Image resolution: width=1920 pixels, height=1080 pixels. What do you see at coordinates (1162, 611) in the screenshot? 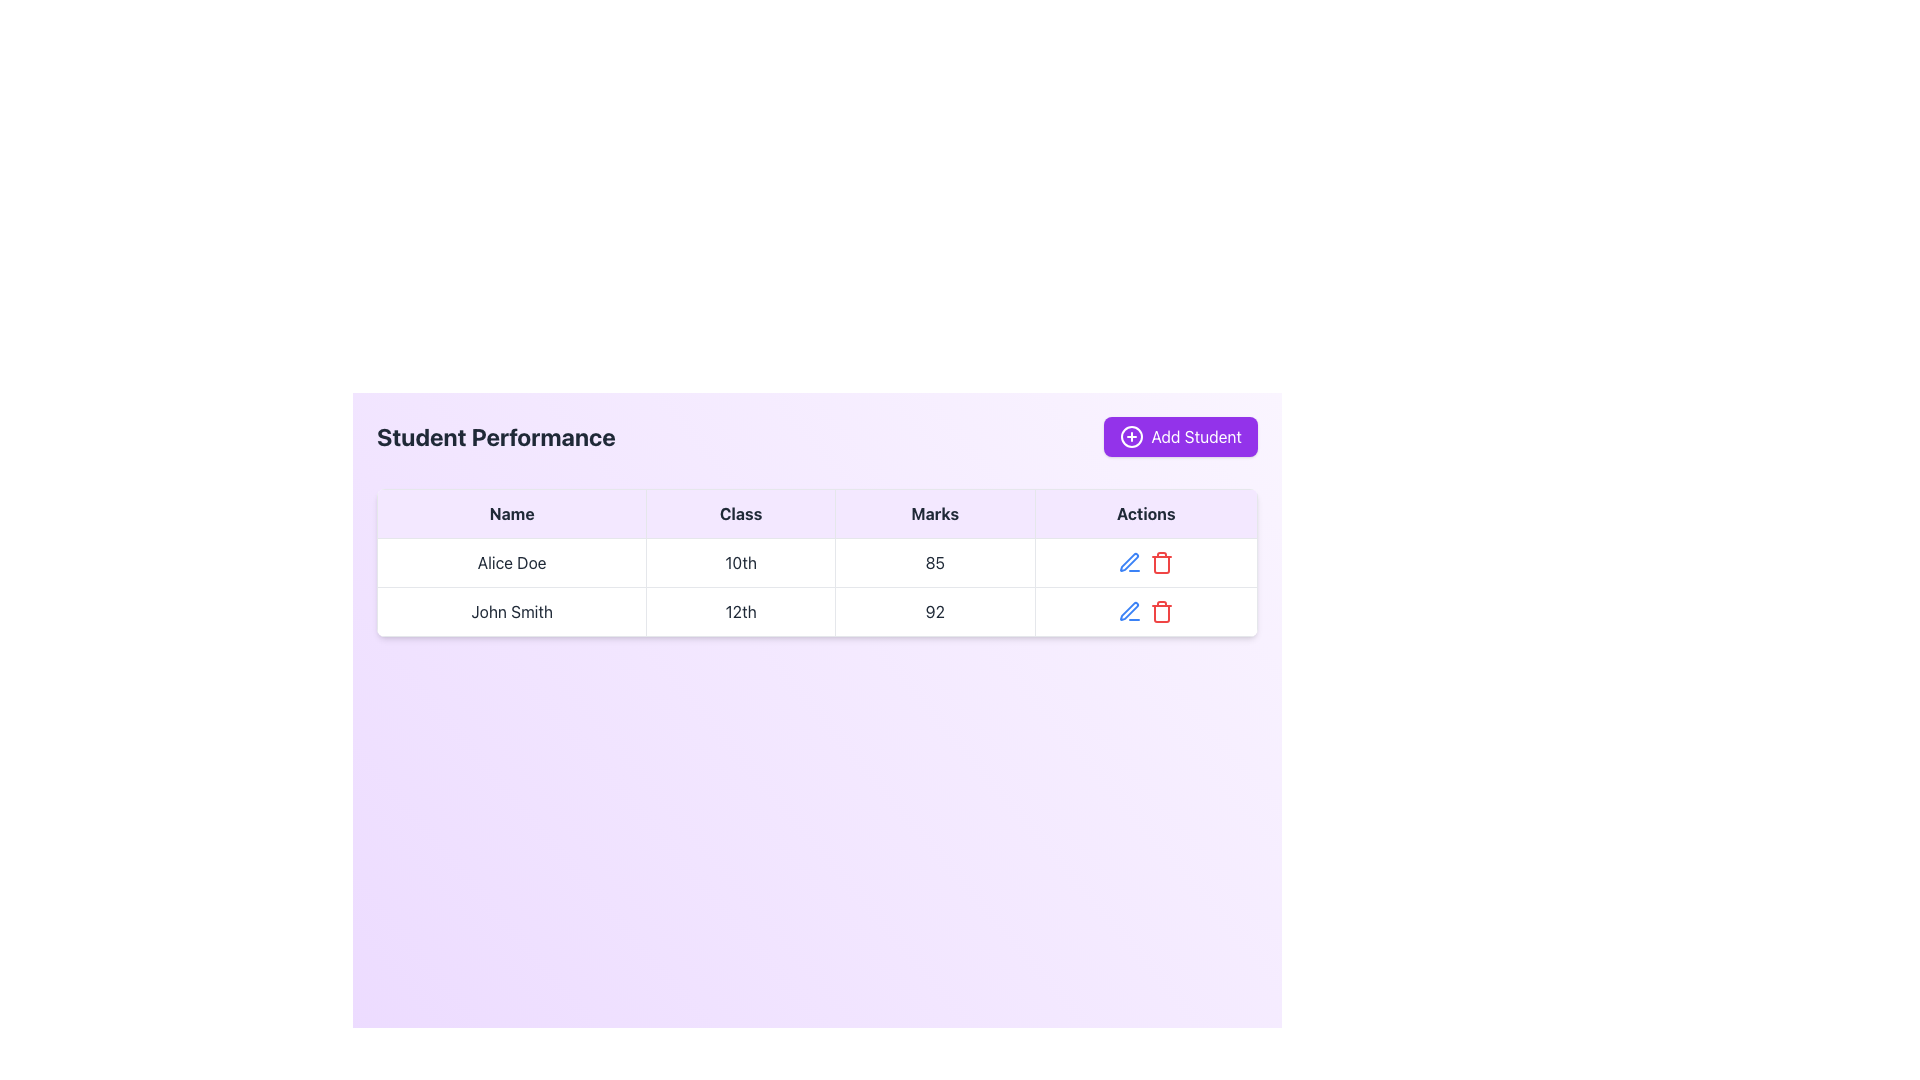
I see `the delete icon in the 'Actions' column of the second row of the table` at bounding box center [1162, 611].